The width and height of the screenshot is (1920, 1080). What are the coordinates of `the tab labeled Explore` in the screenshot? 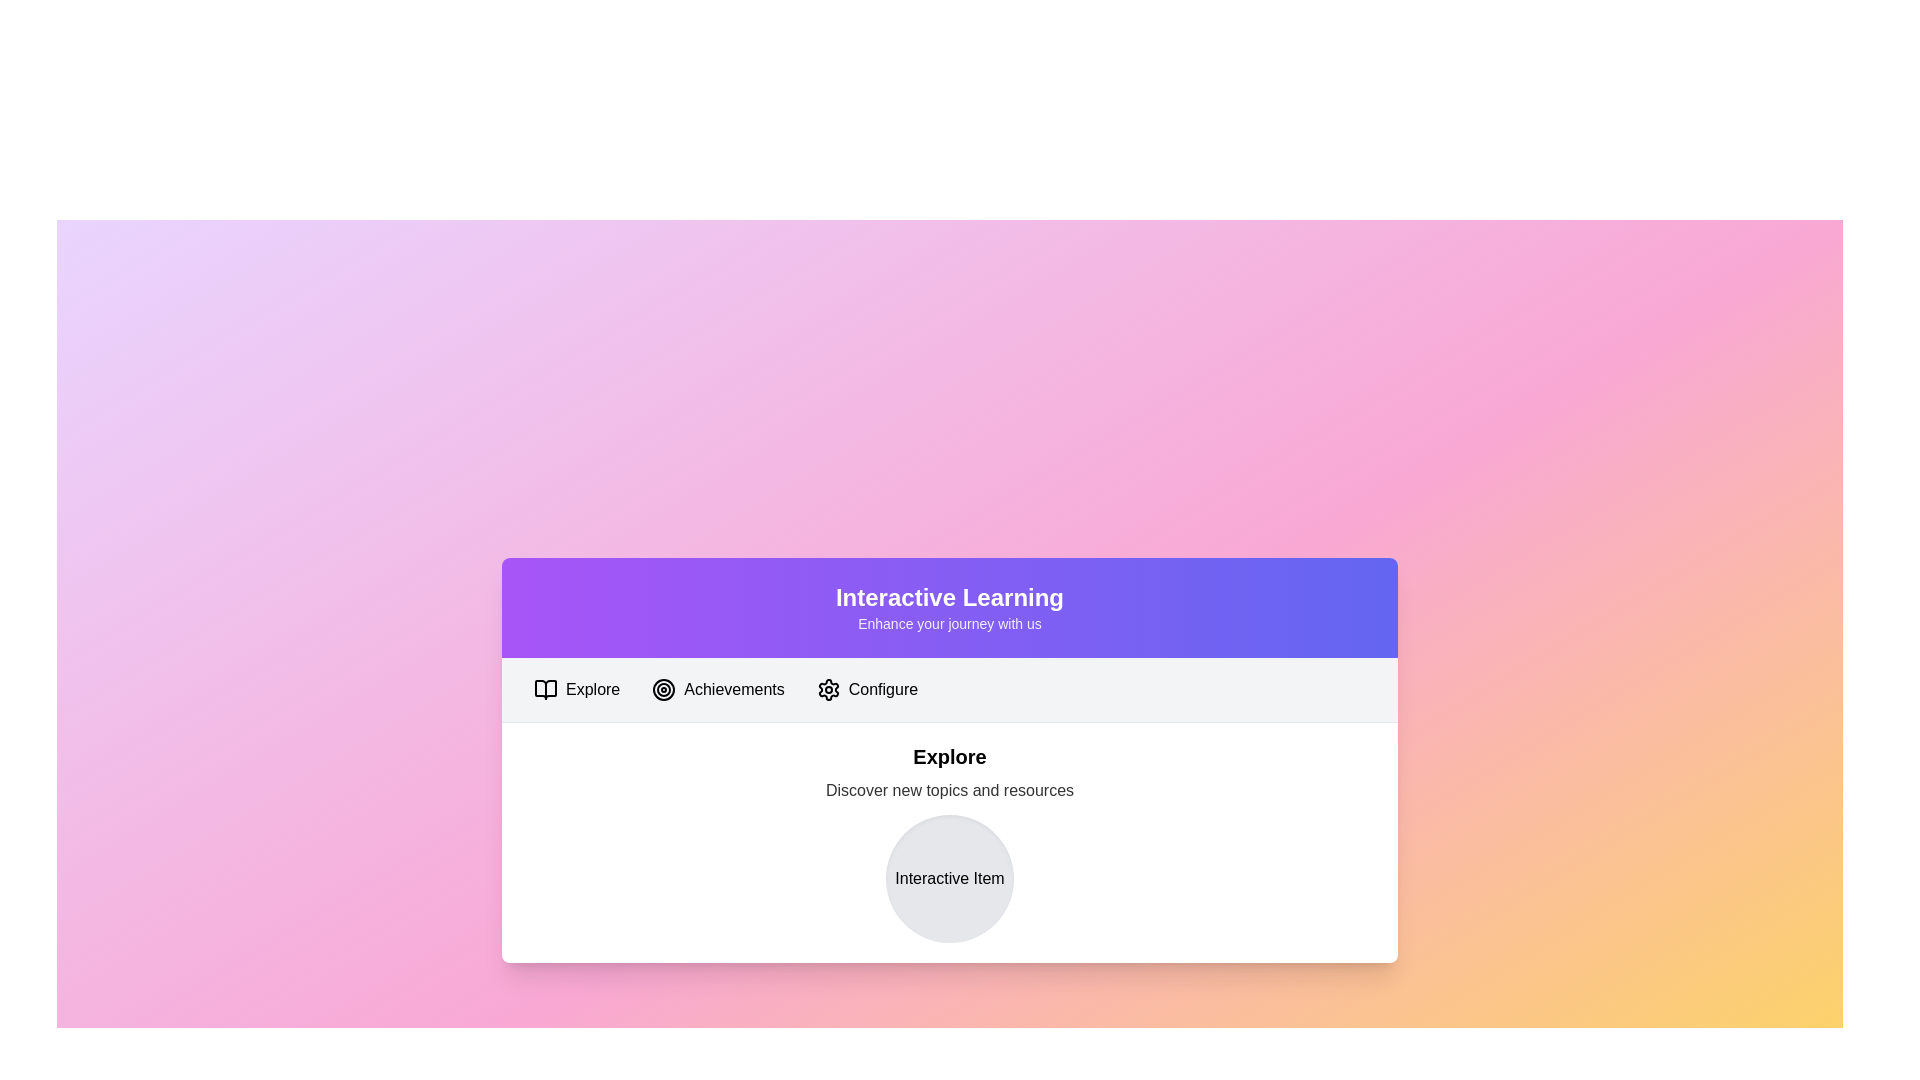 It's located at (576, 688).